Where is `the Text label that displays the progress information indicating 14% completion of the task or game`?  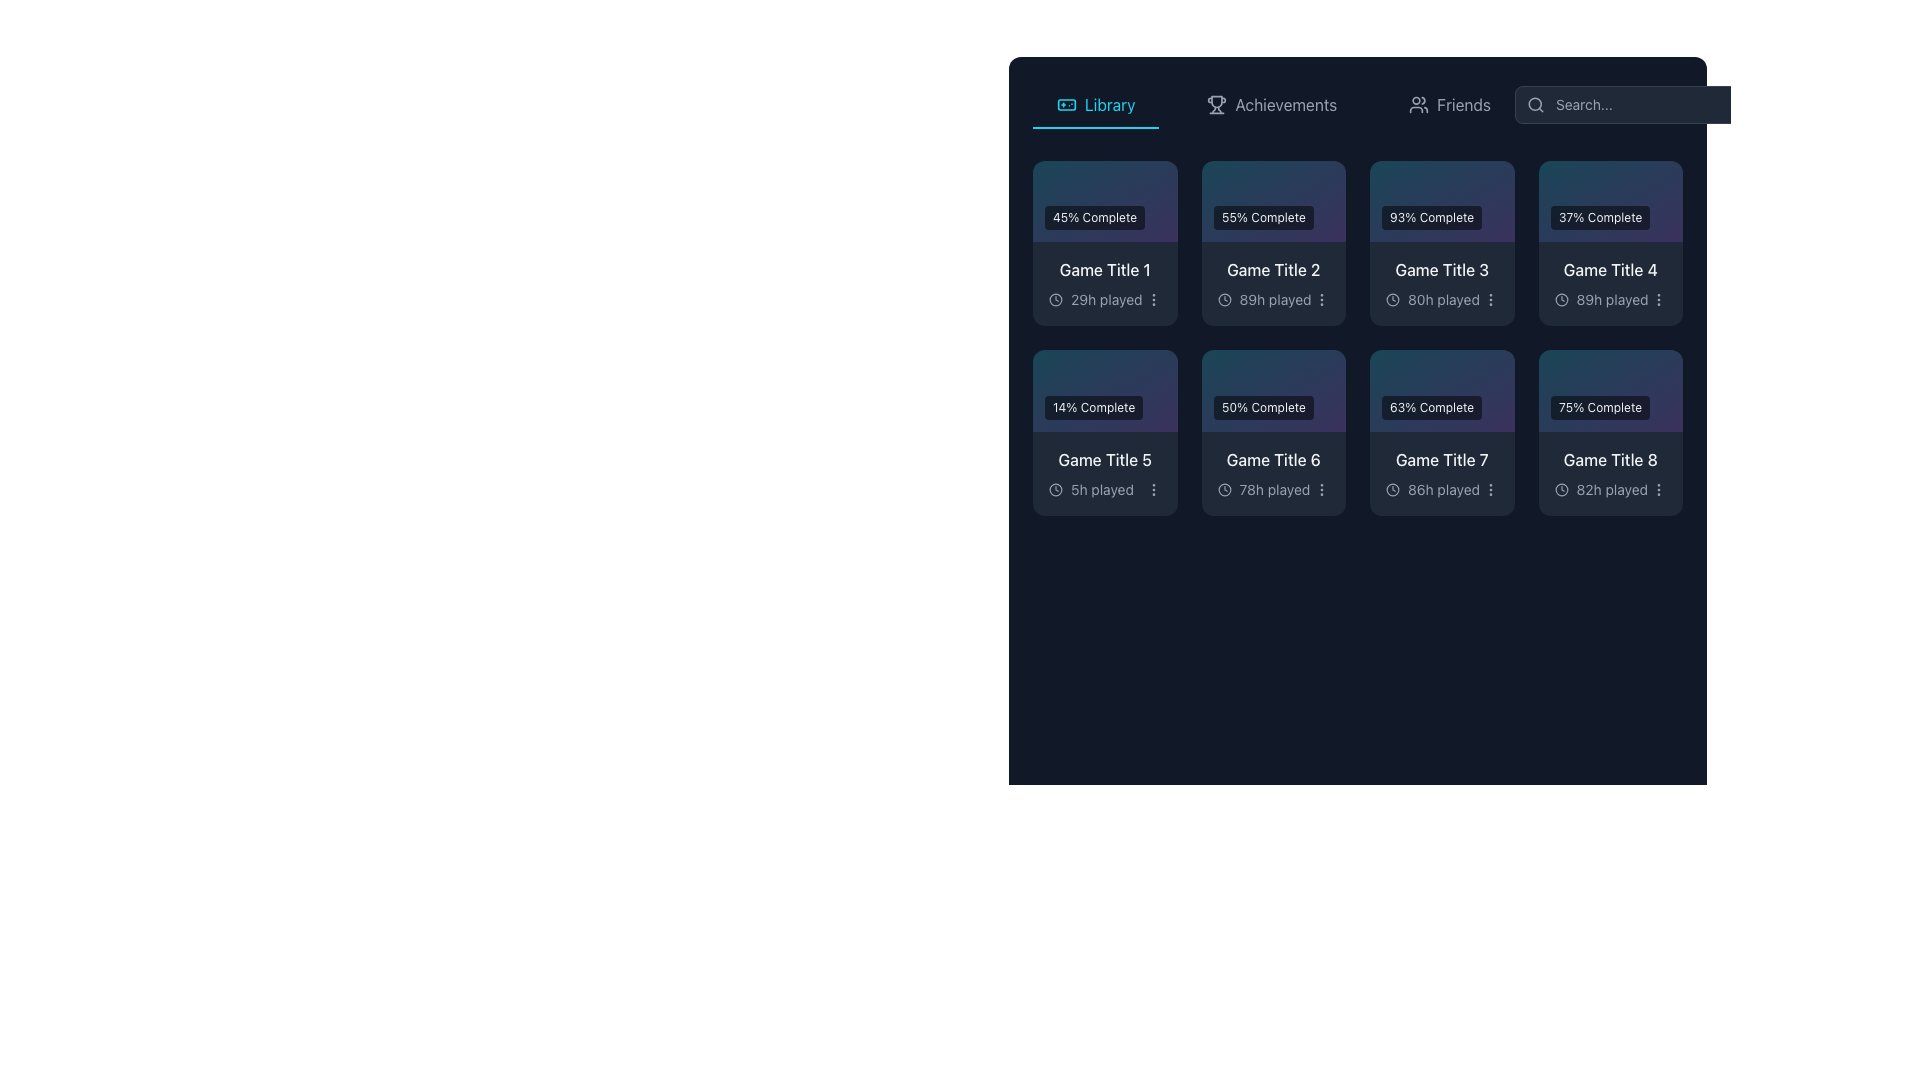 the Text label that displays the progress information indicating 14% completion of the task or game is located at coordinates (1104, 390).